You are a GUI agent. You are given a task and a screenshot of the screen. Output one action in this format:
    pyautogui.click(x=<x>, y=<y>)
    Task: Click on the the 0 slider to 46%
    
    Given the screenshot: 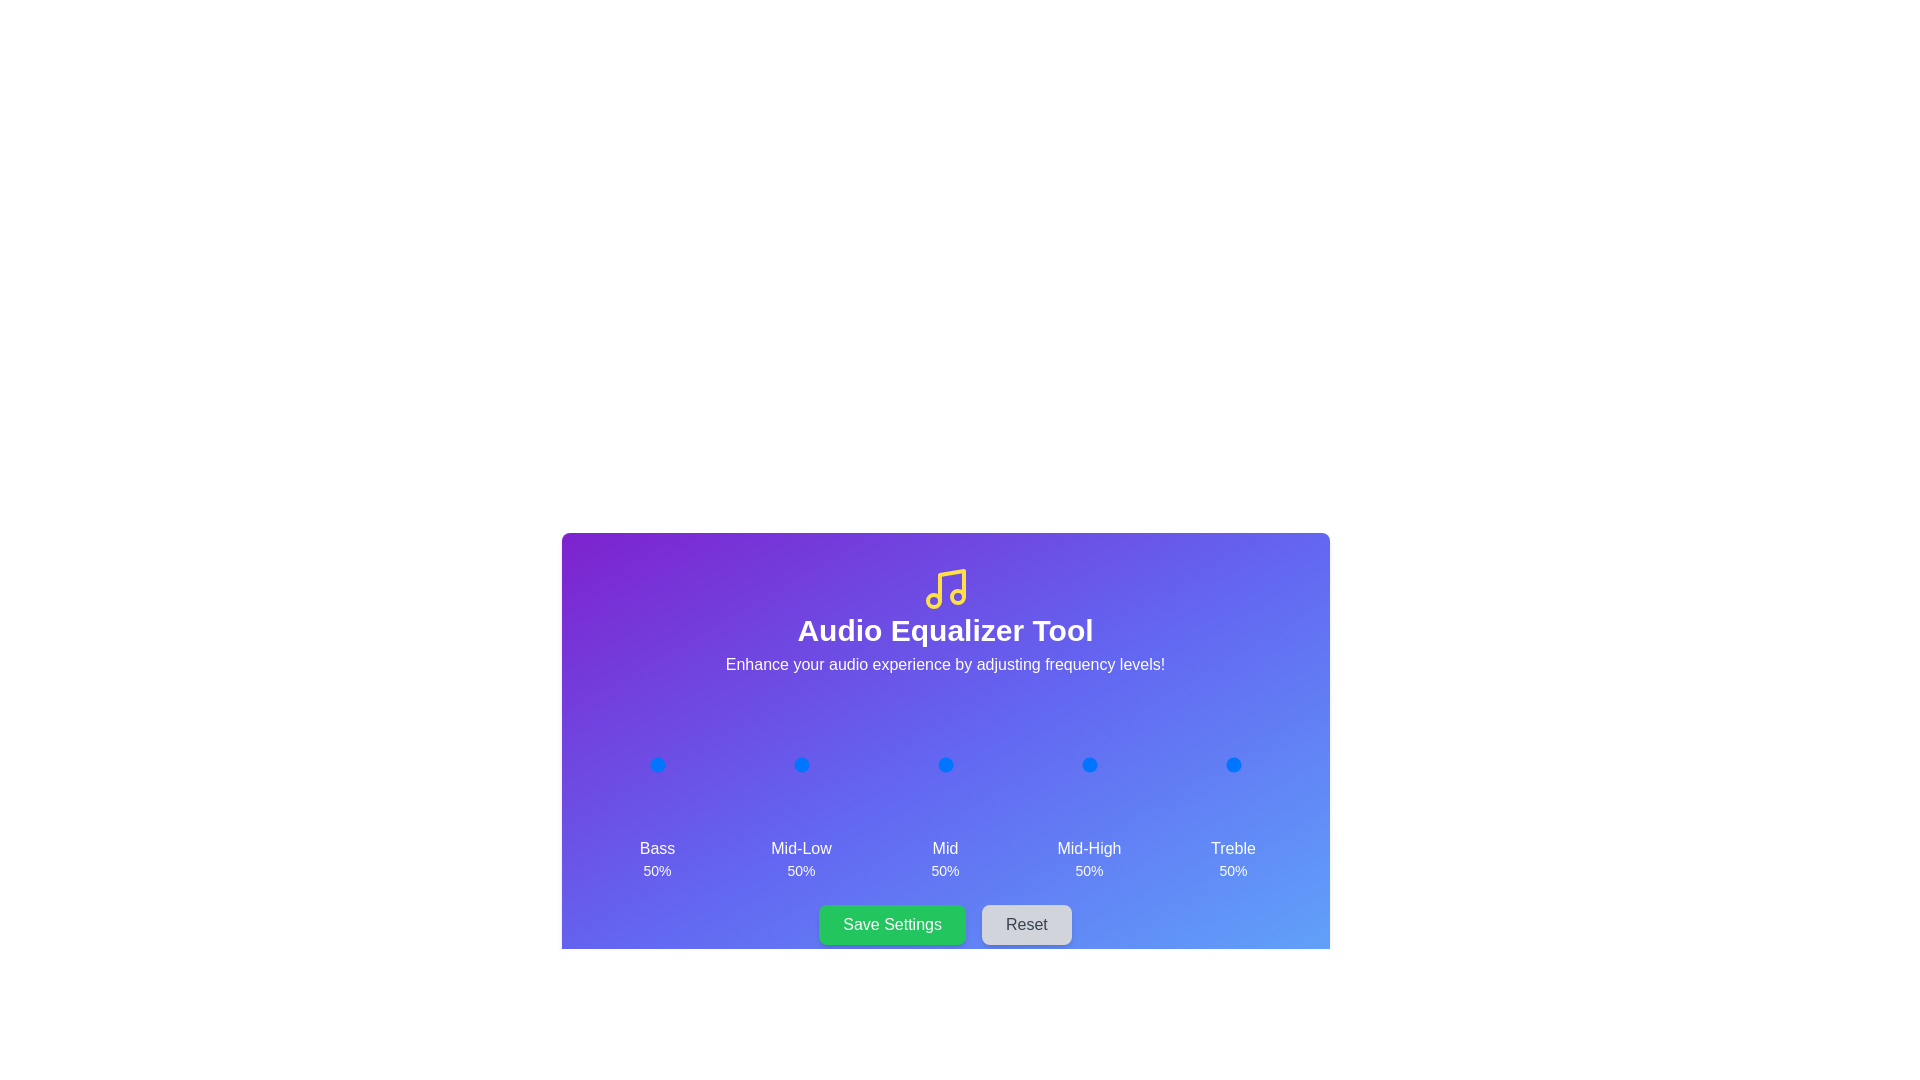 What is the action you would take?
    pyautogui.click(x=654, y=764)
    